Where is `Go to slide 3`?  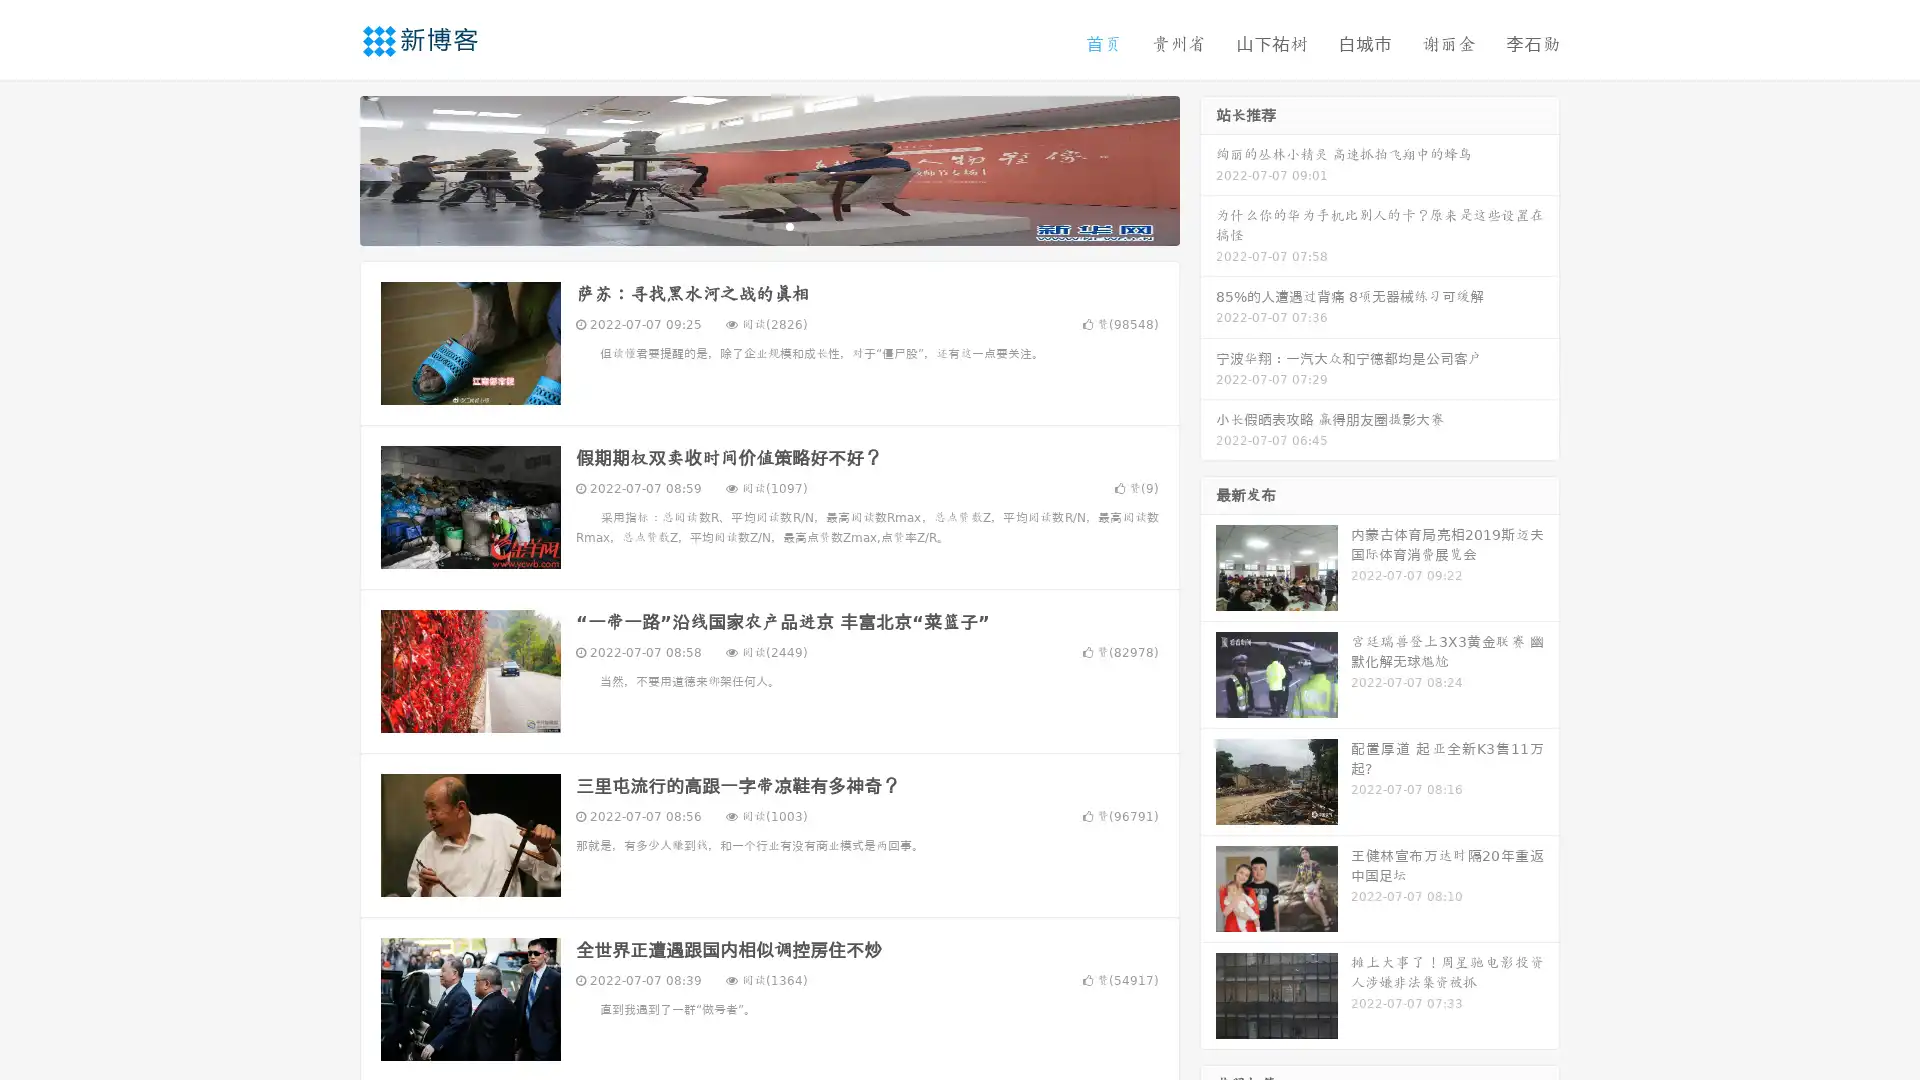
Go to slide 3 is located at coordinates (789, 225).